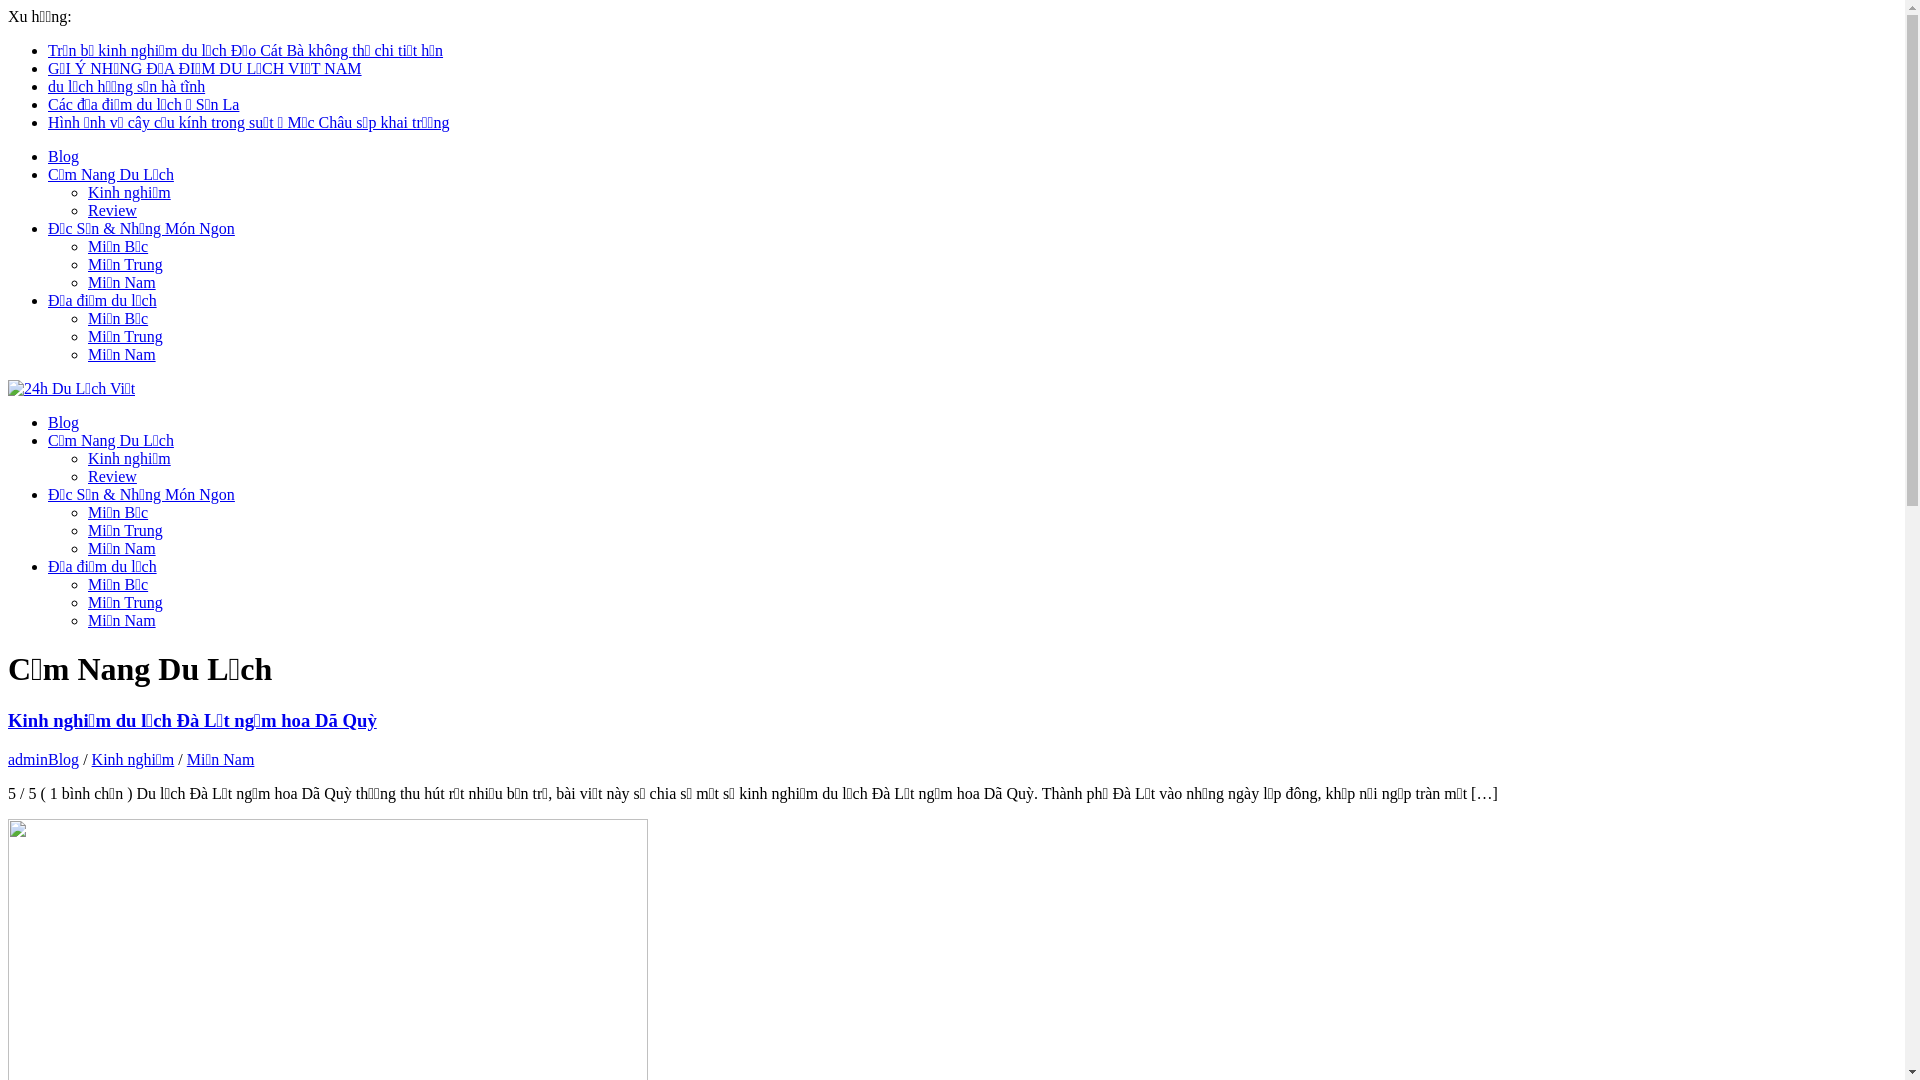  Describe the element at coordinates (111, 476) in the screenshot. I see `'Review'` at that location.